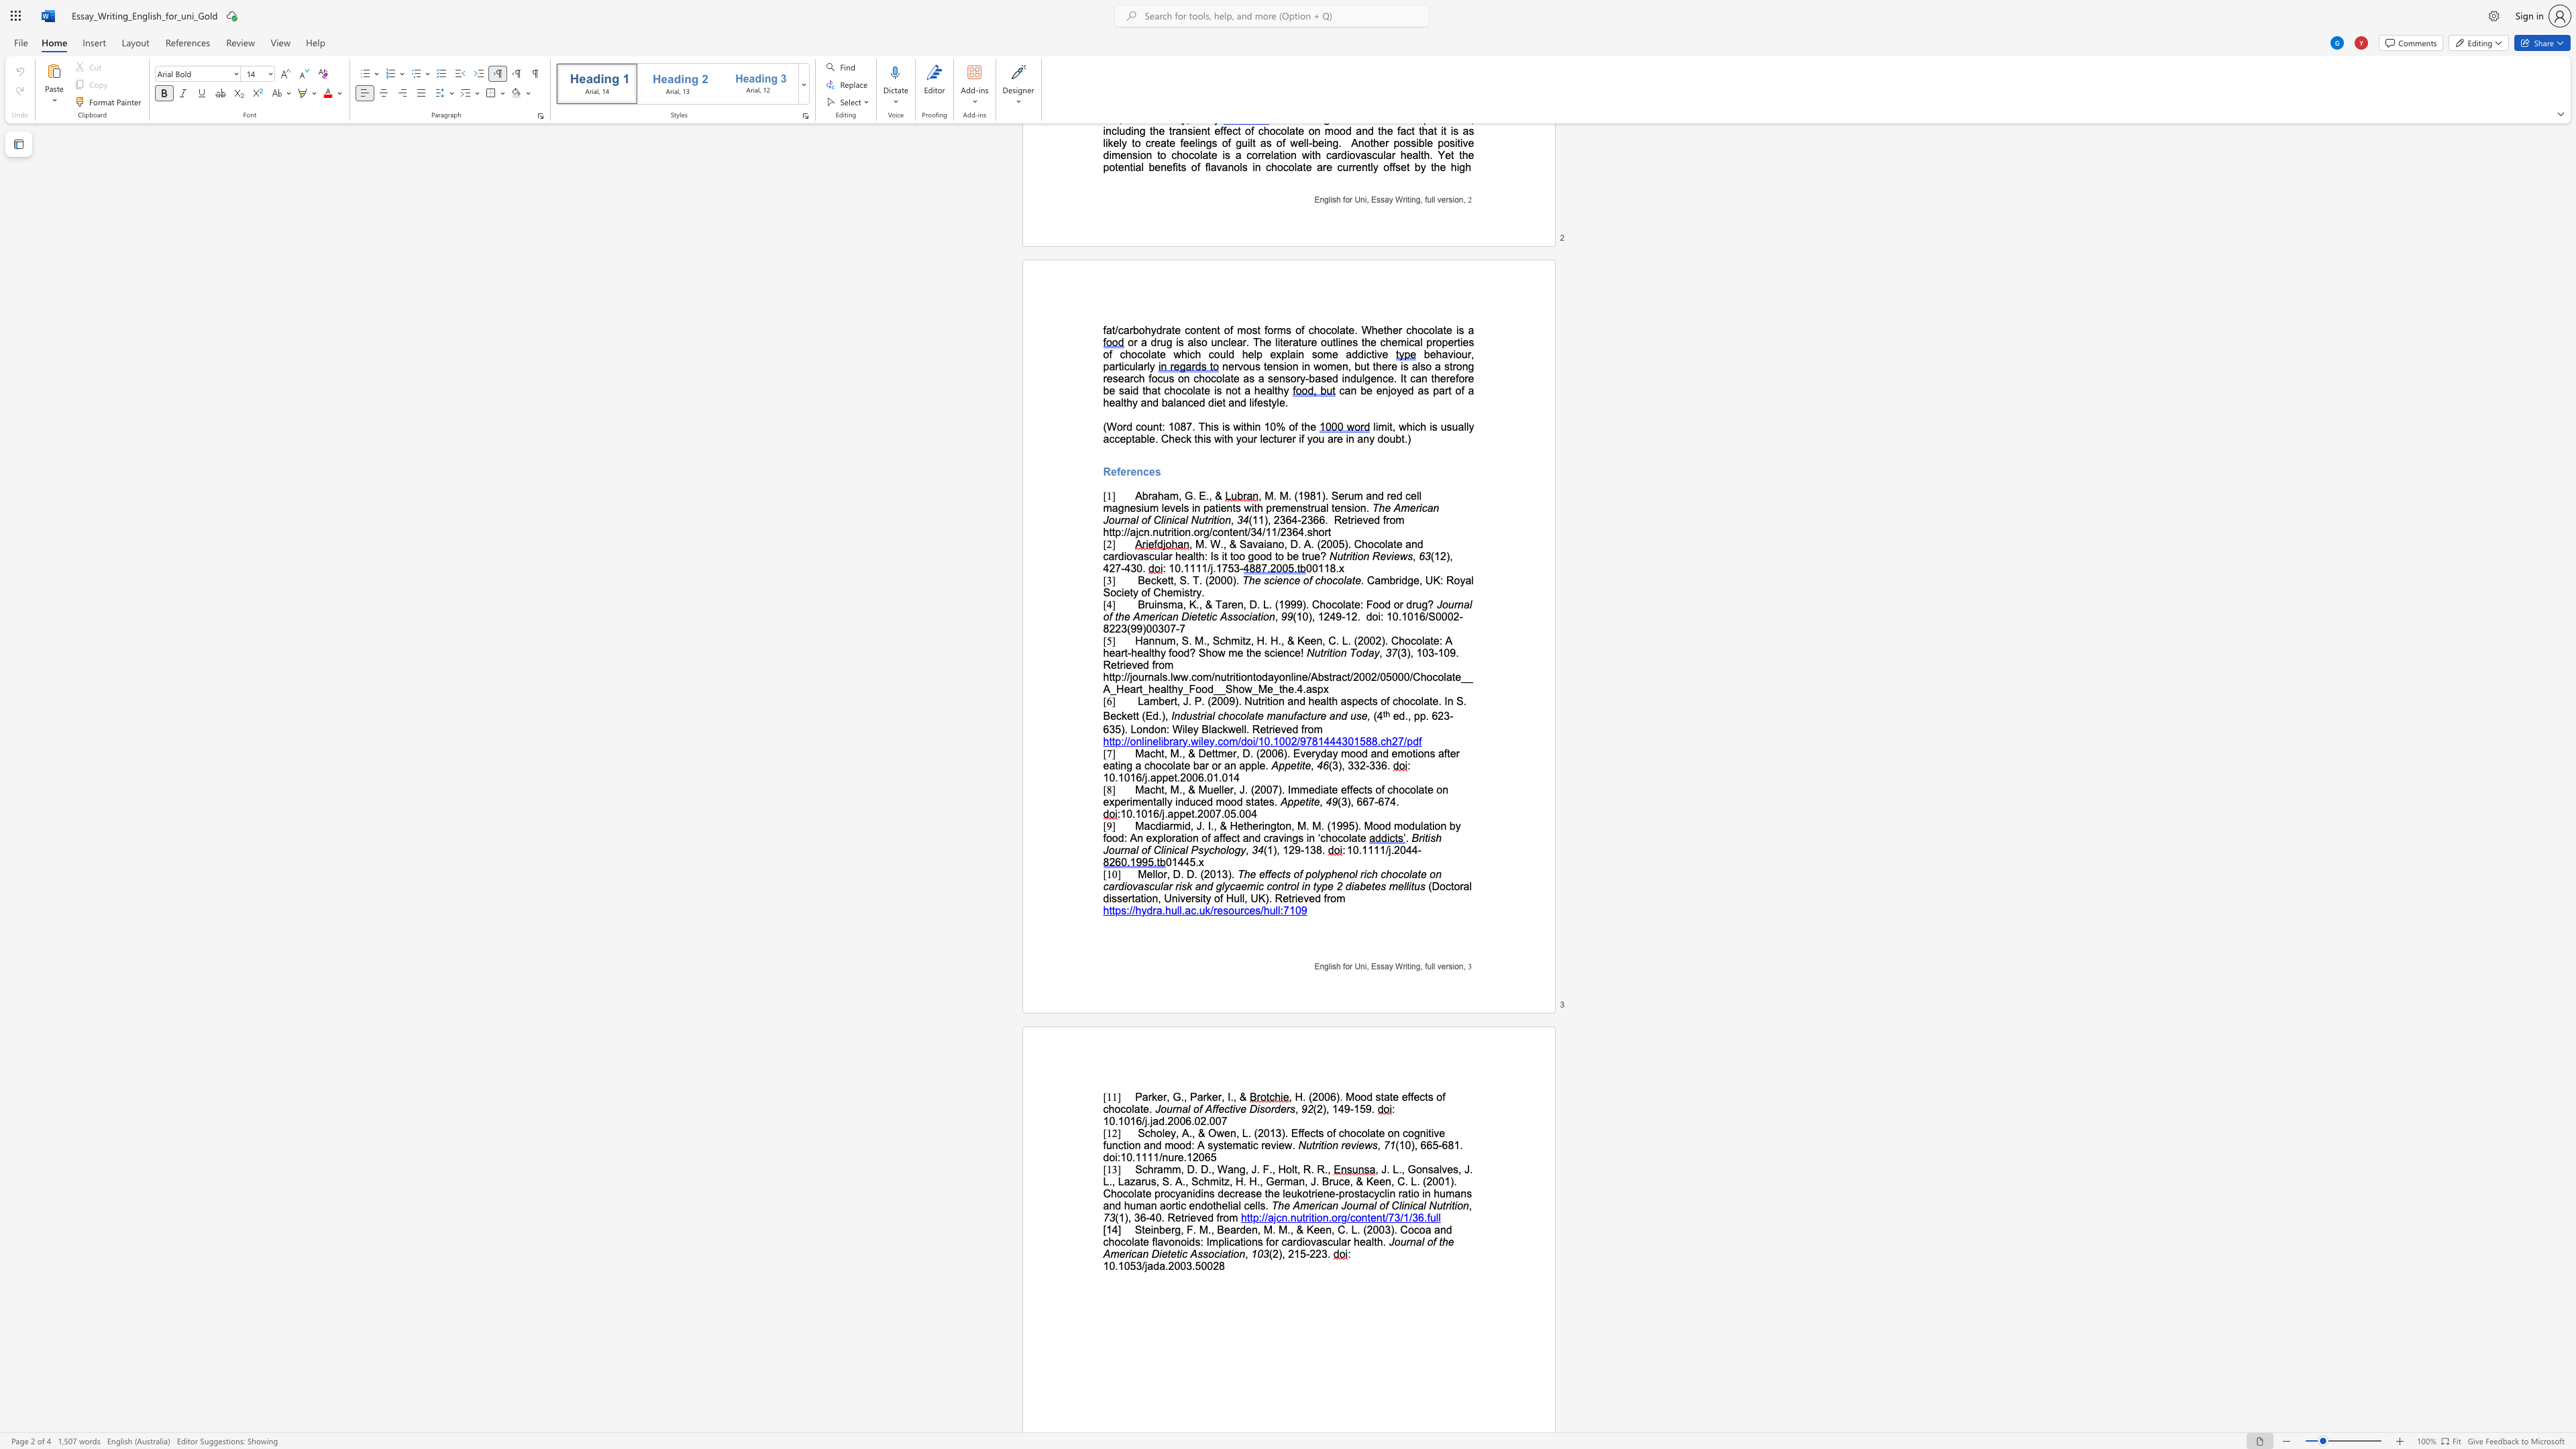 The image size is (2576, 1449). Describe the element at coordinates (1223, 910) in the screenshot. I see `the subset text "sources" within the text "https://hydra.hull.ac.uk/resources/hull:7109"` at that location.